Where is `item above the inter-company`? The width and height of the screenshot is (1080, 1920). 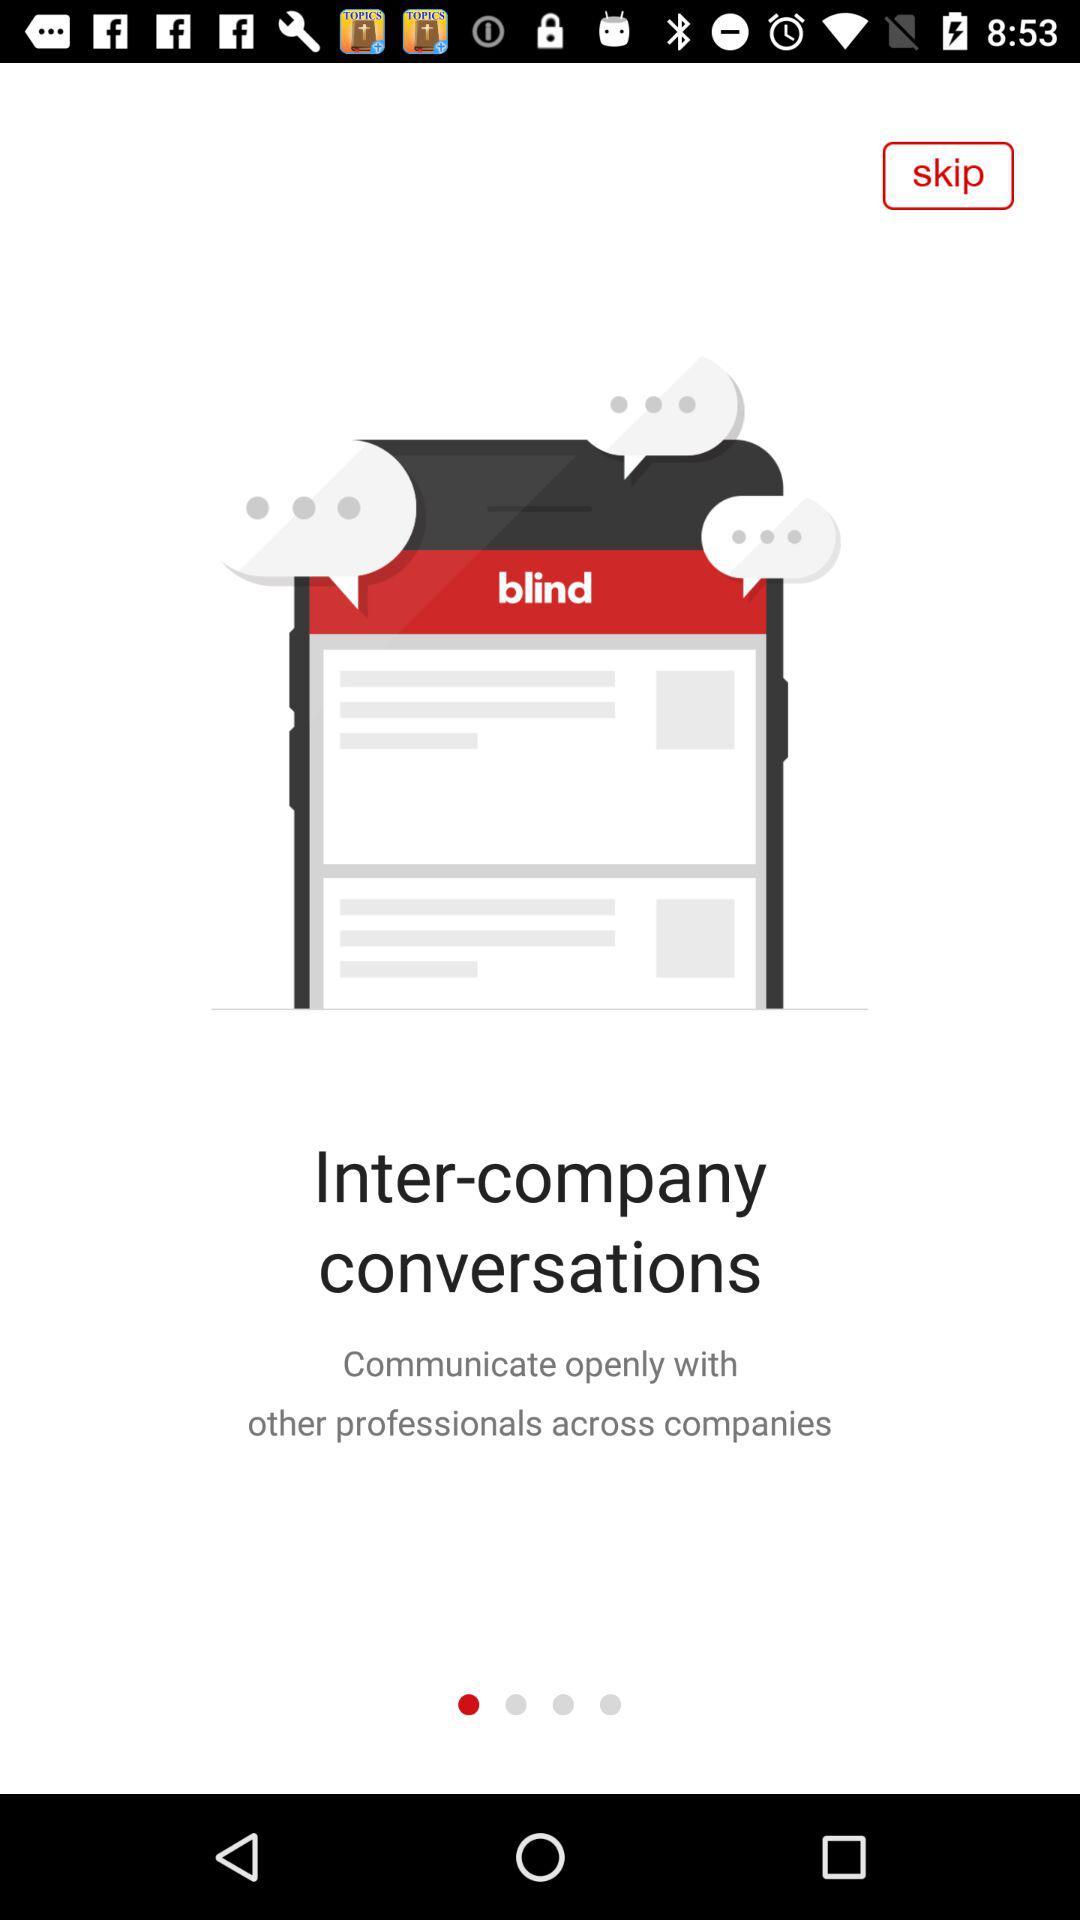
item above the inter-company is located at coordinates (947, 175).